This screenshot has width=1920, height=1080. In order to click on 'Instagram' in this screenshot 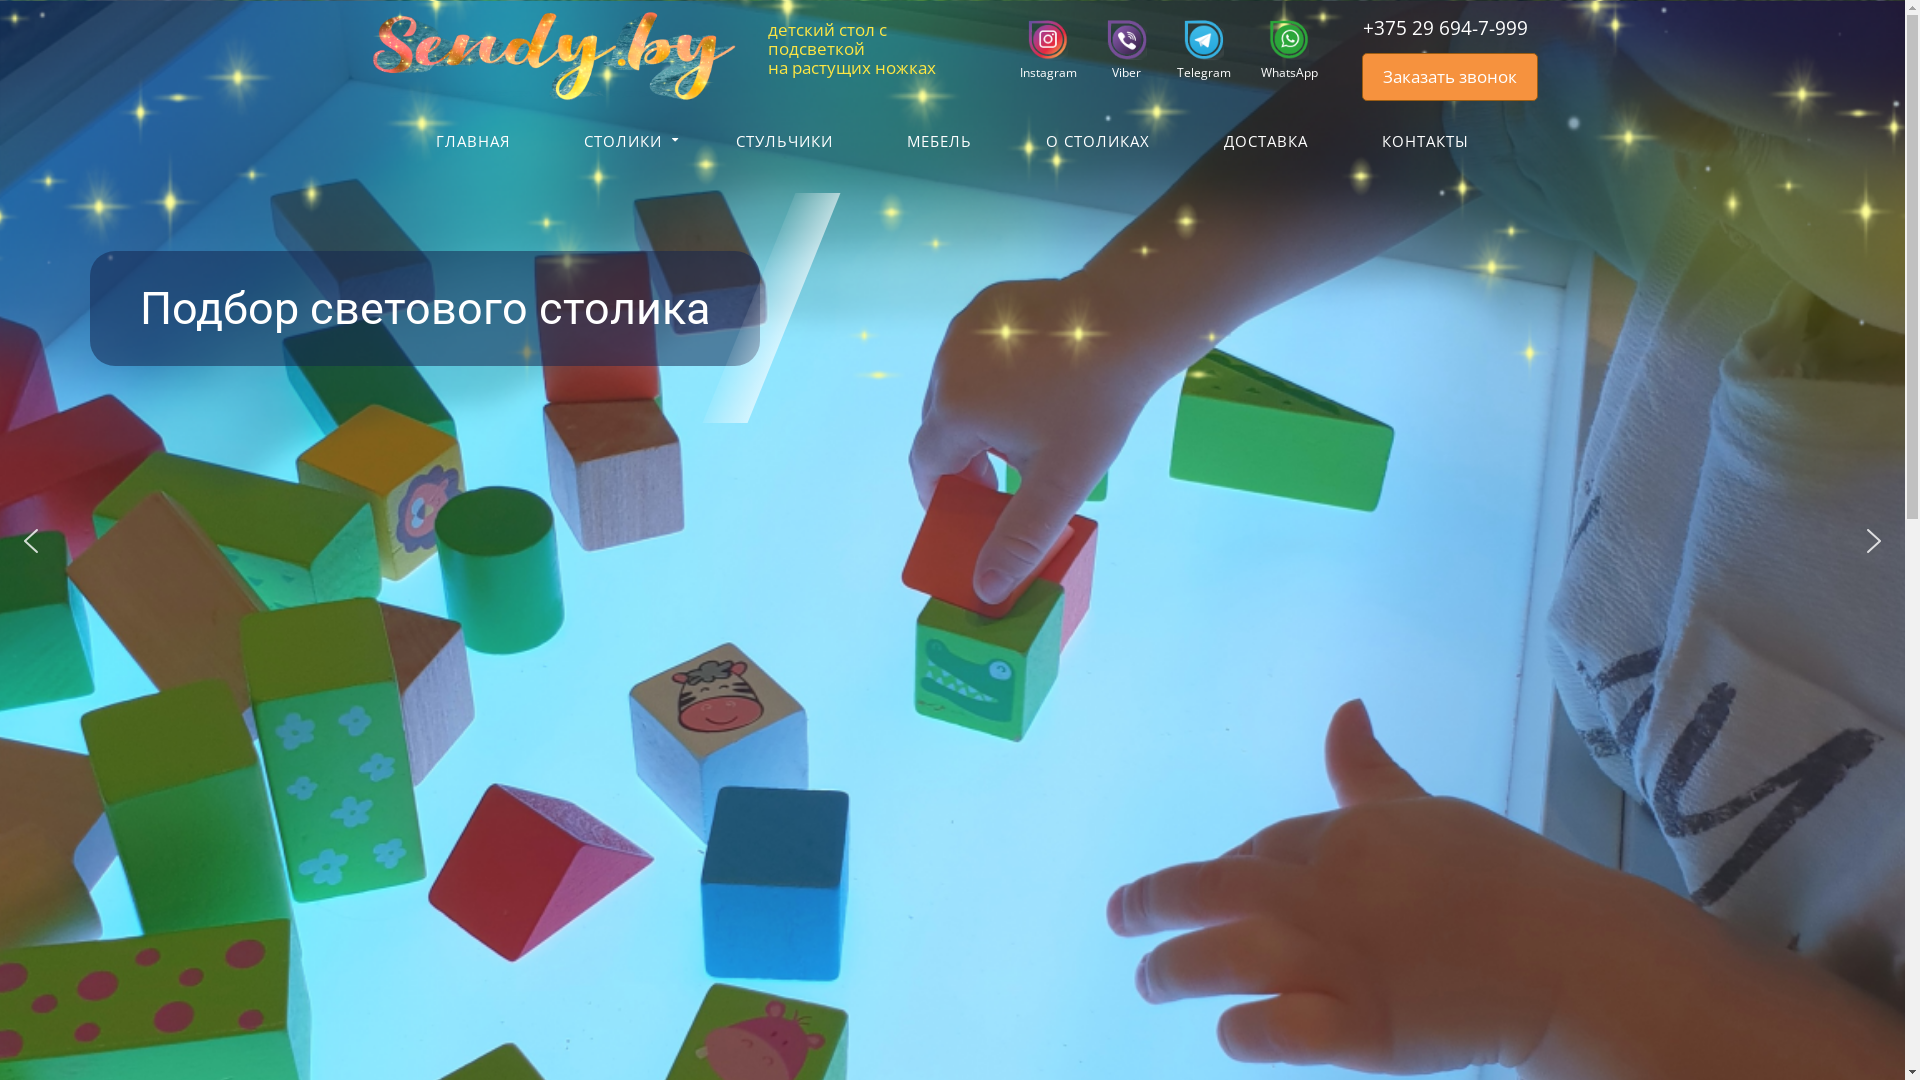, I will do `click(1040, 49)`.